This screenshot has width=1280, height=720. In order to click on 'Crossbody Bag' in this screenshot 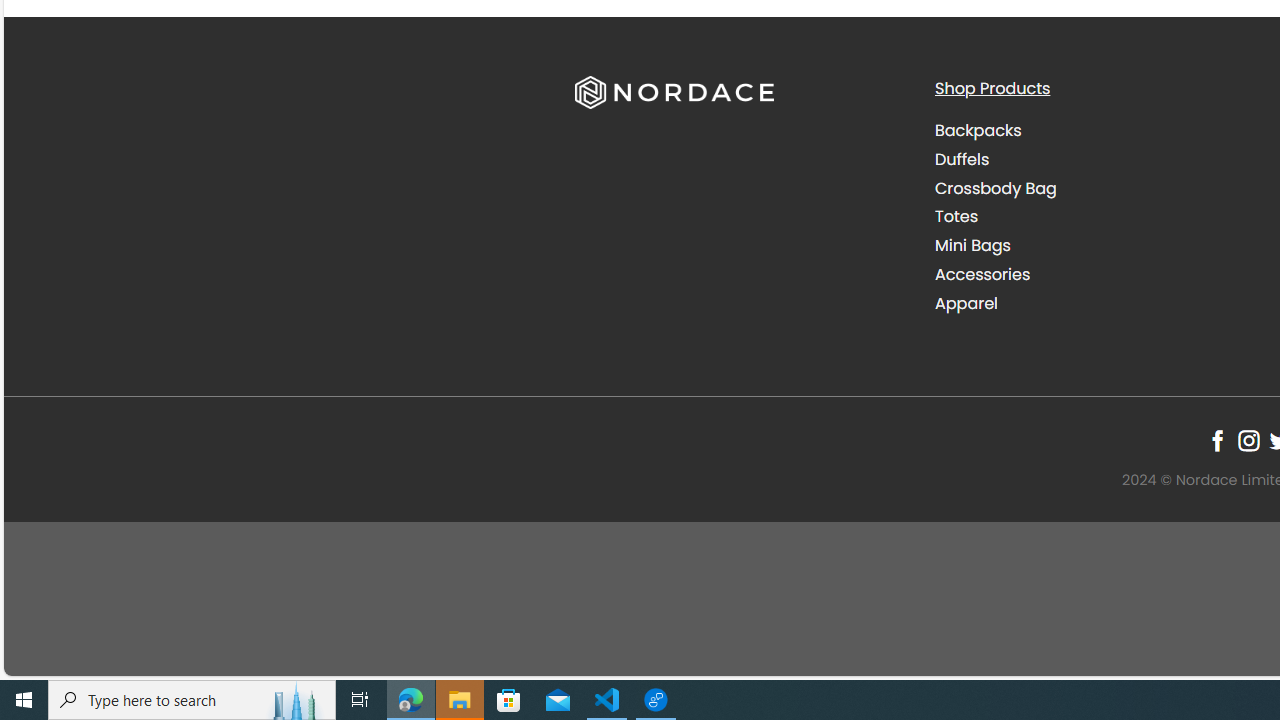, I will do `click(1098, 188)`.